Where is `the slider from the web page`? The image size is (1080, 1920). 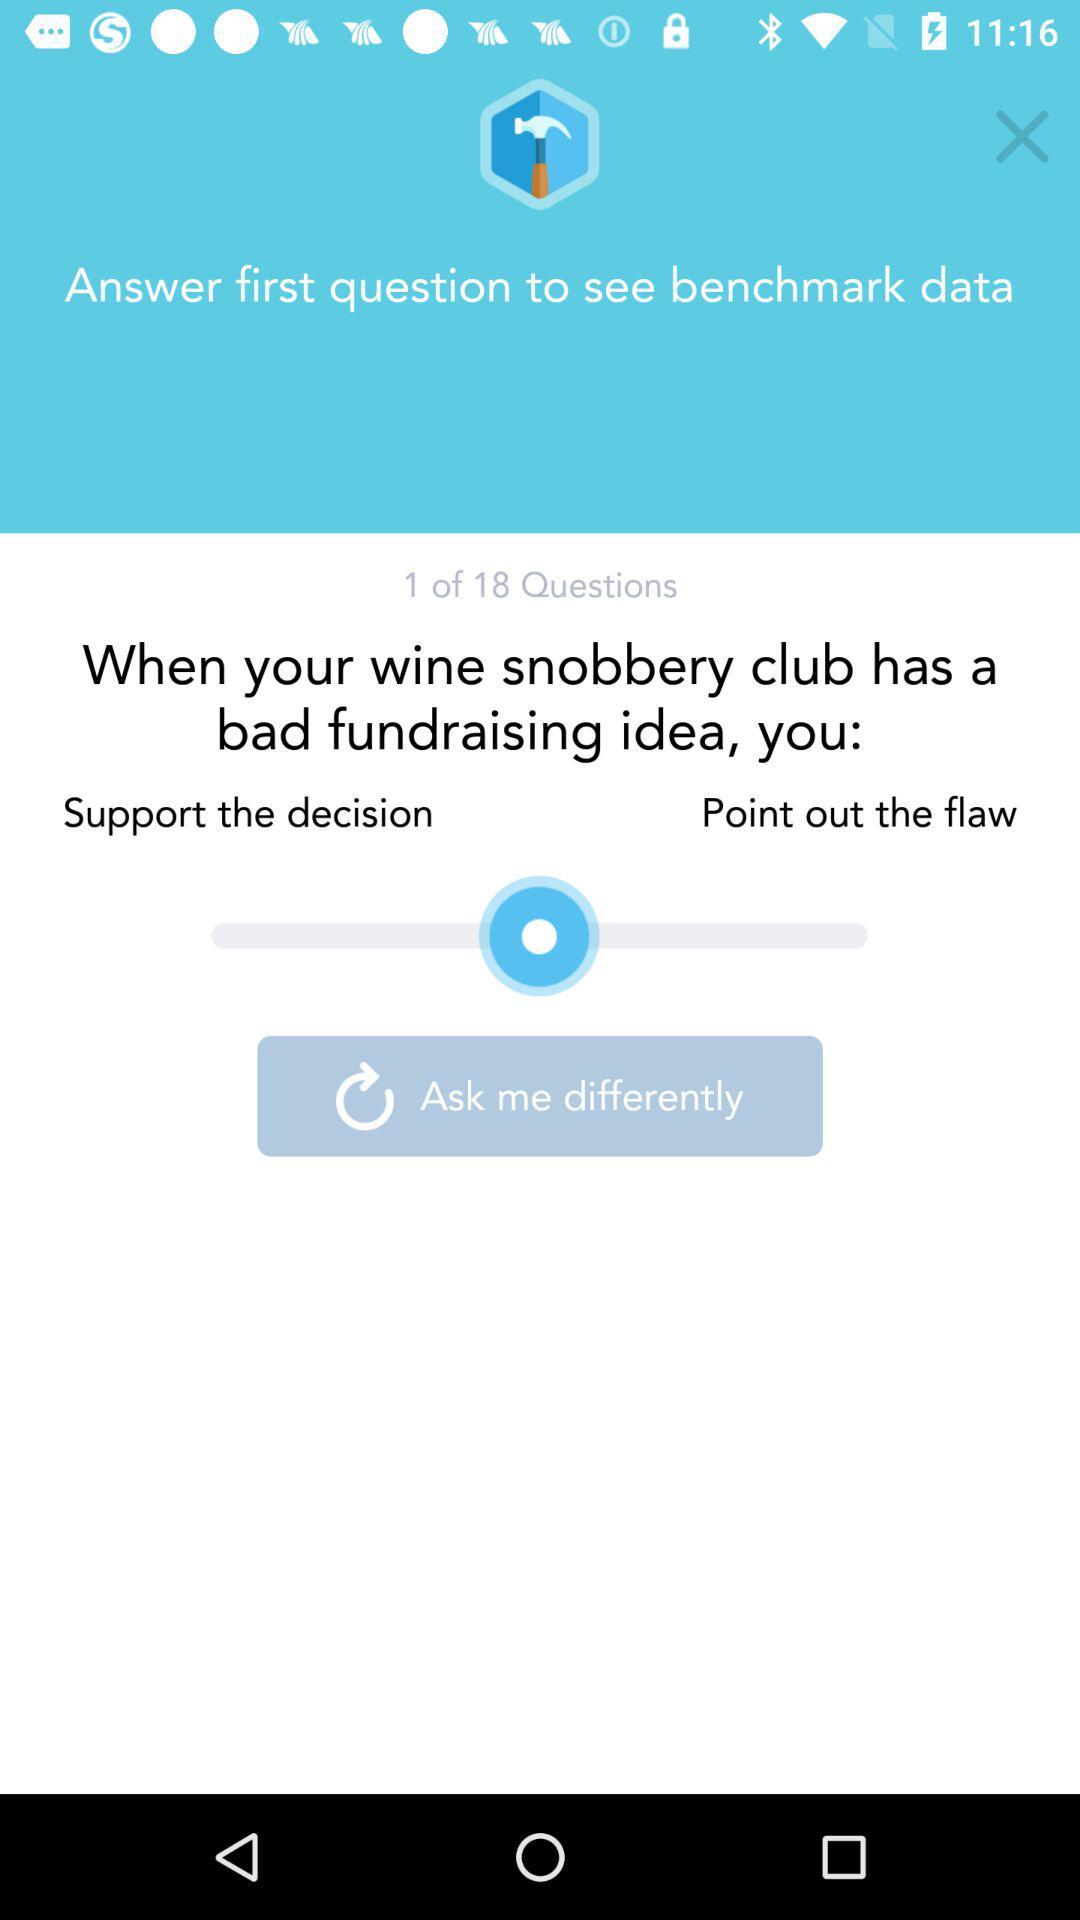
the slider from the web page is located at coordinates (540, 935).